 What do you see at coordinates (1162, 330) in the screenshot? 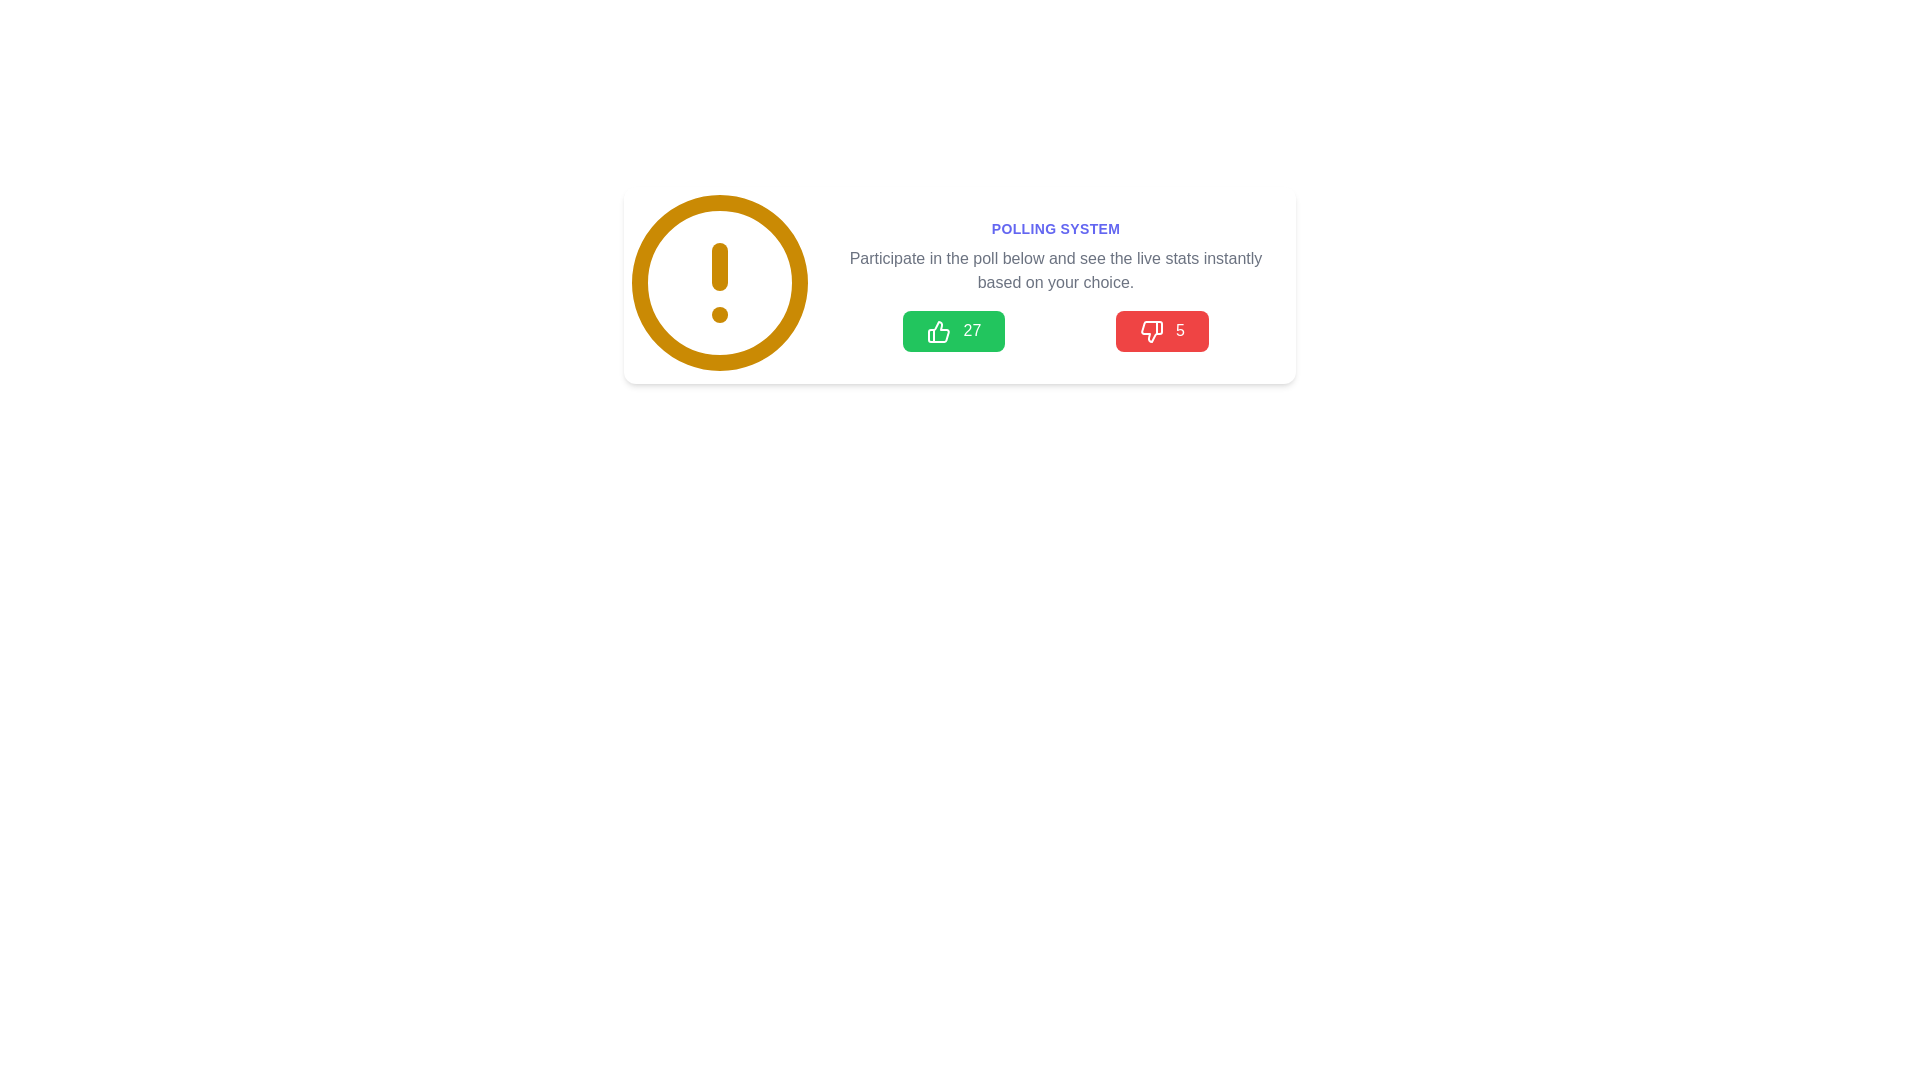
I see `the red button with white text '5' and a thumbs-down icon to register a downvote` at bounding box center [1162, 330].